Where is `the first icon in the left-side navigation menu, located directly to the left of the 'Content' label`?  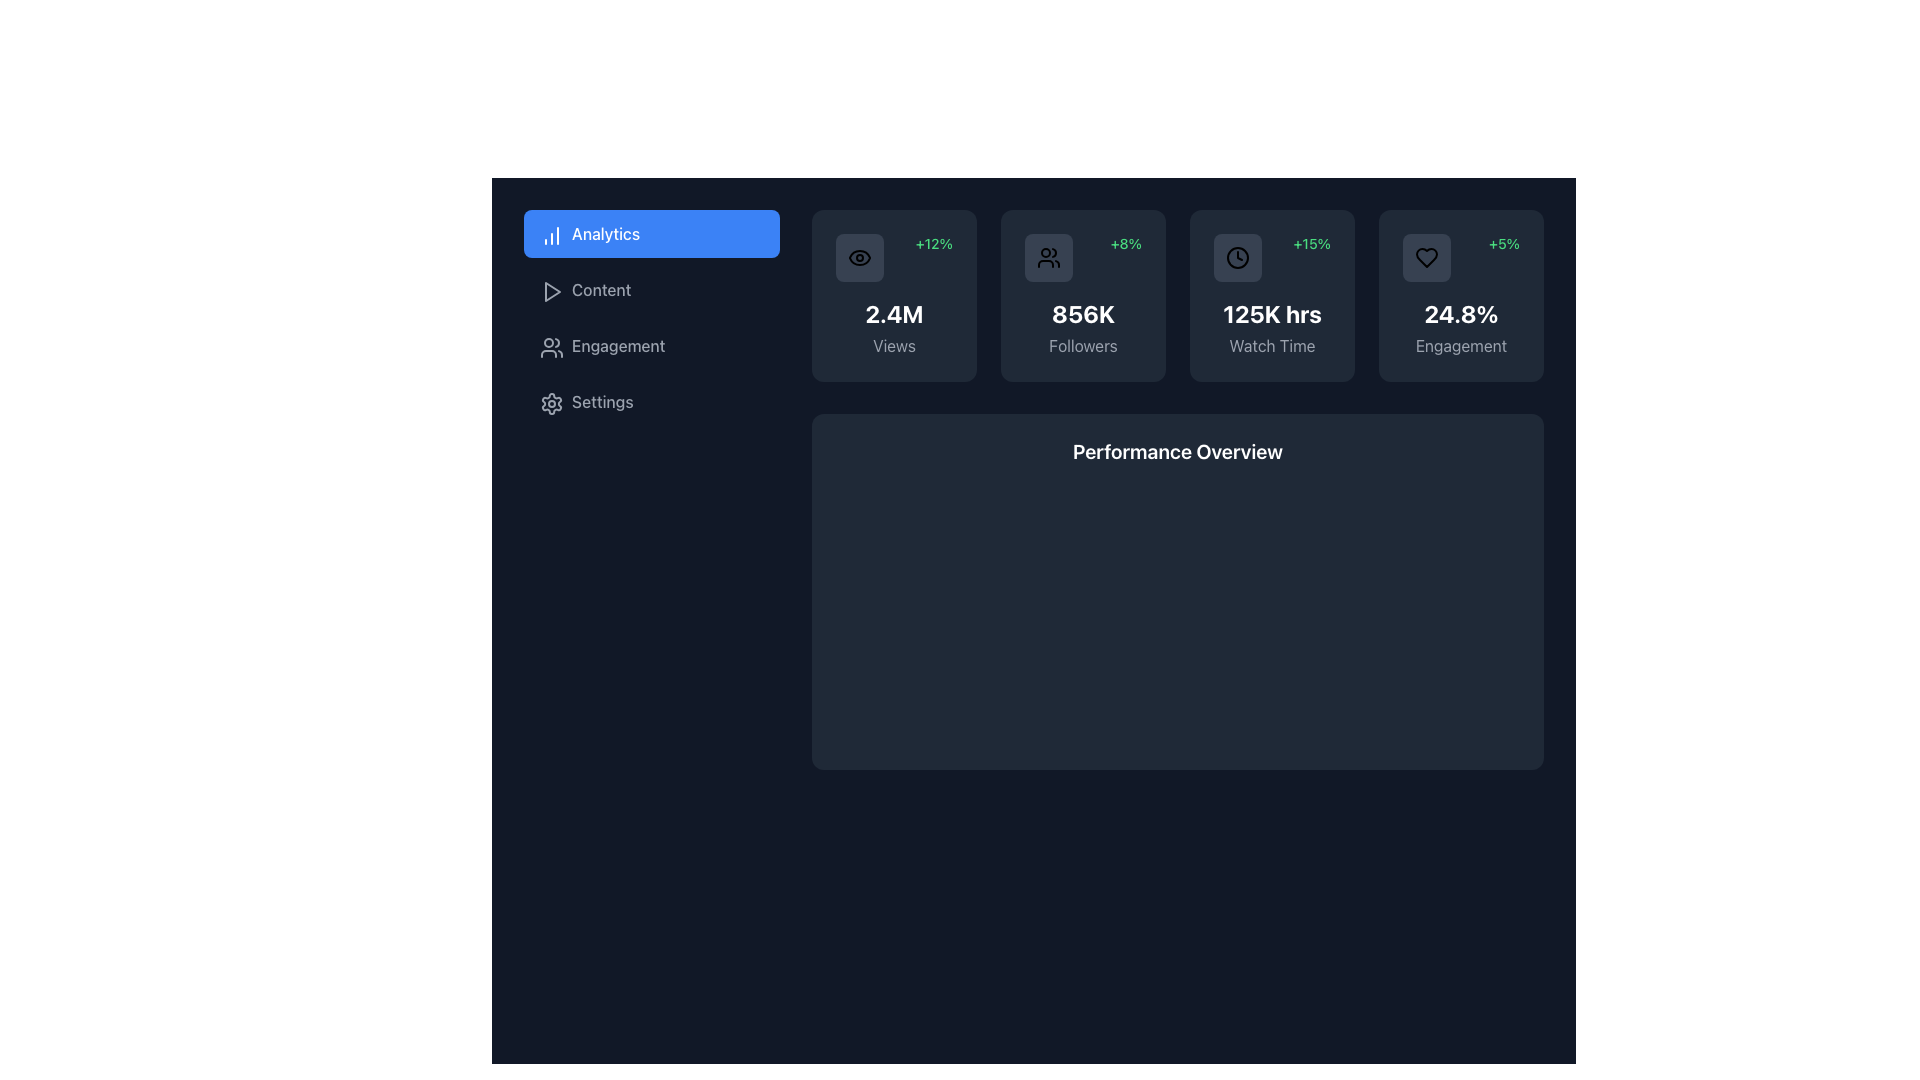
the first icon in the left-side navigation menu, located directly to the left of the 'Content' label is located at coordinates (552, 292).